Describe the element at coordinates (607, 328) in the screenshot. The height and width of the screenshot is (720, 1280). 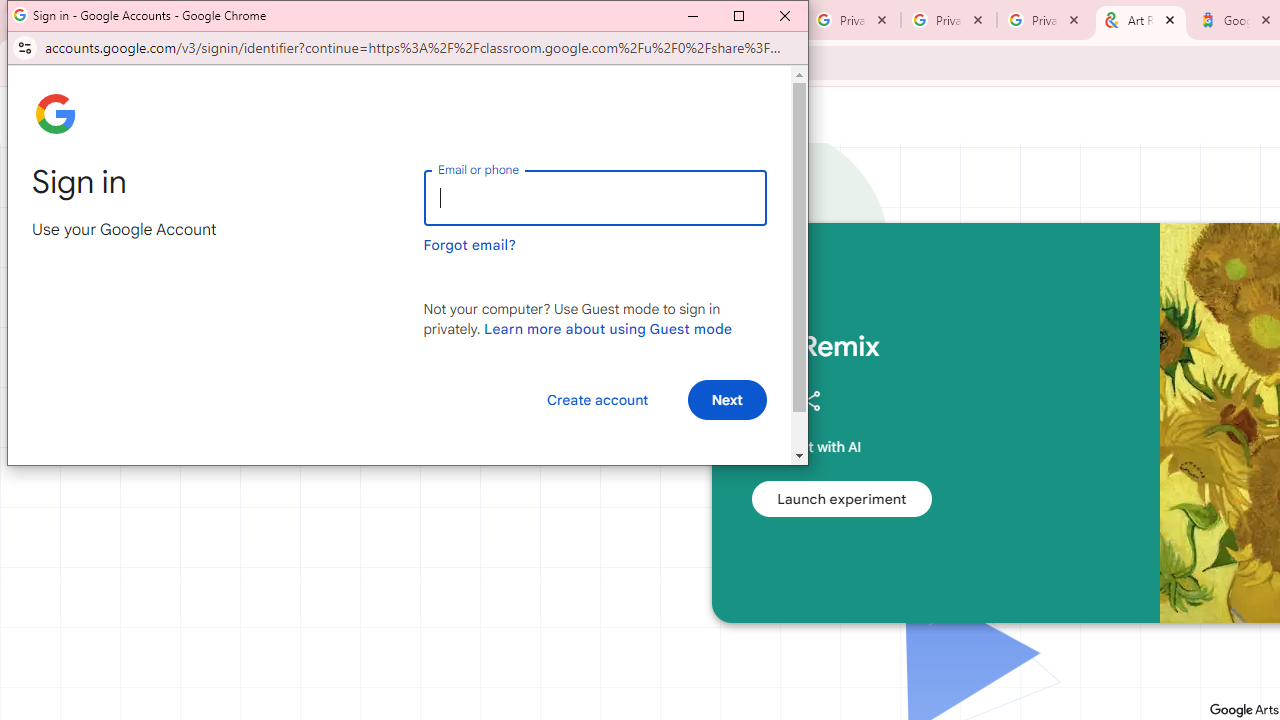
I see `'Learn more about using Guest mode'` at that location.